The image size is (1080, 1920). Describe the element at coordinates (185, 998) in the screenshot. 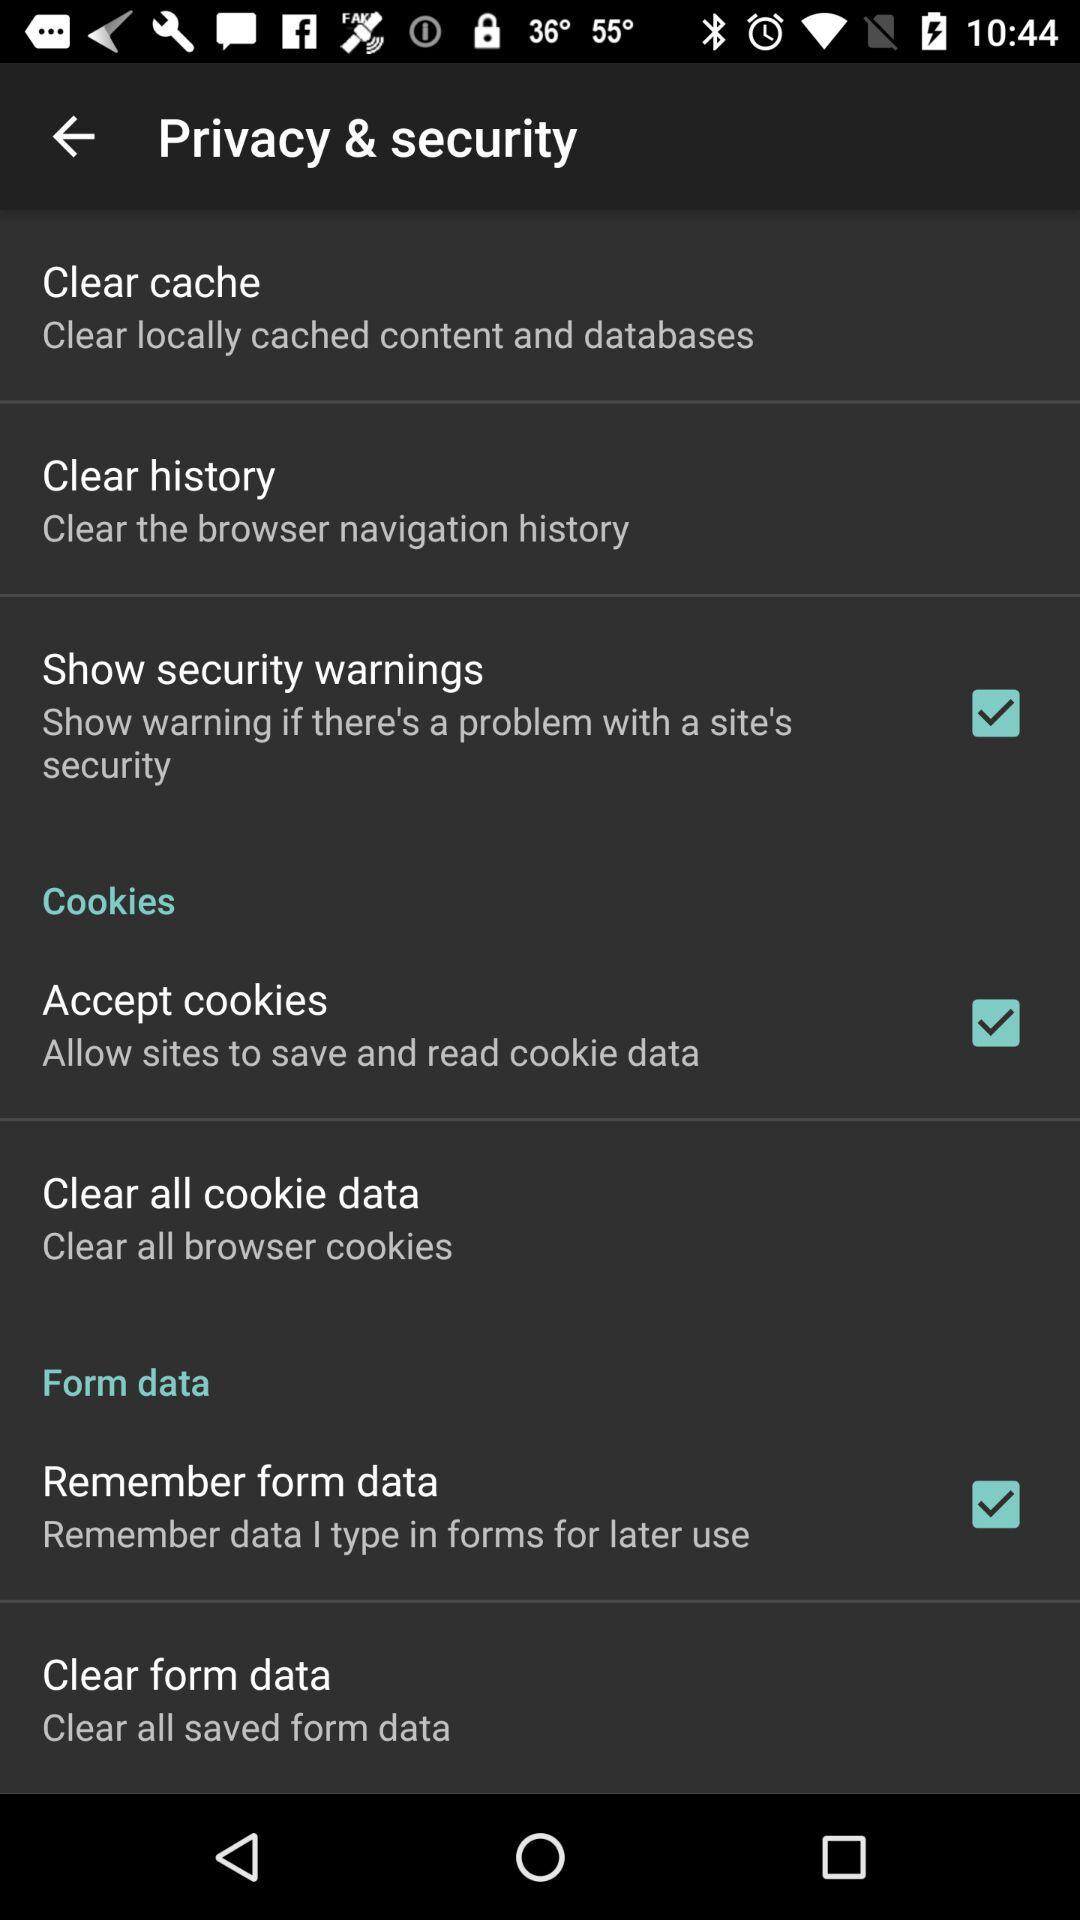

I see `accept cookies item` at that location.